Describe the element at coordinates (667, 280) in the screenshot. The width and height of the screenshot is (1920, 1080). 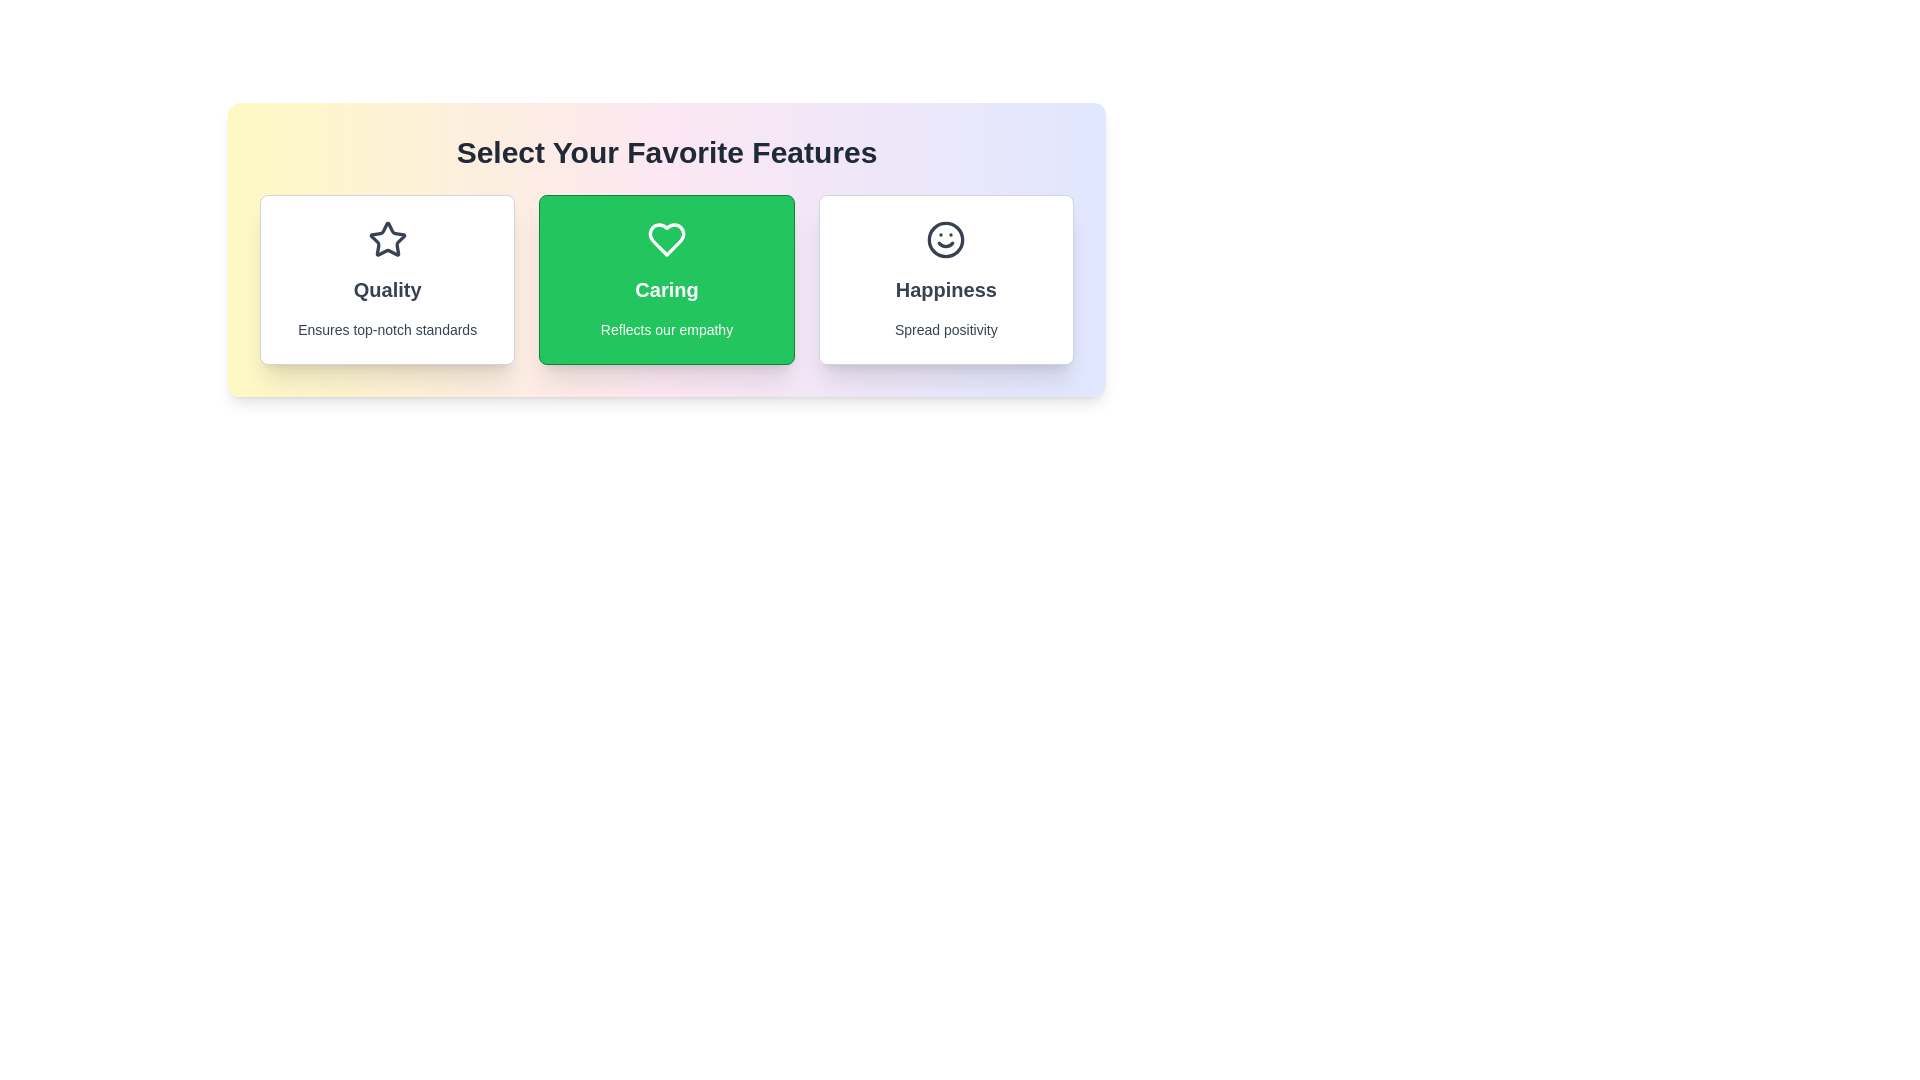
I see `the feature card Caring by clicking on it` at that location.